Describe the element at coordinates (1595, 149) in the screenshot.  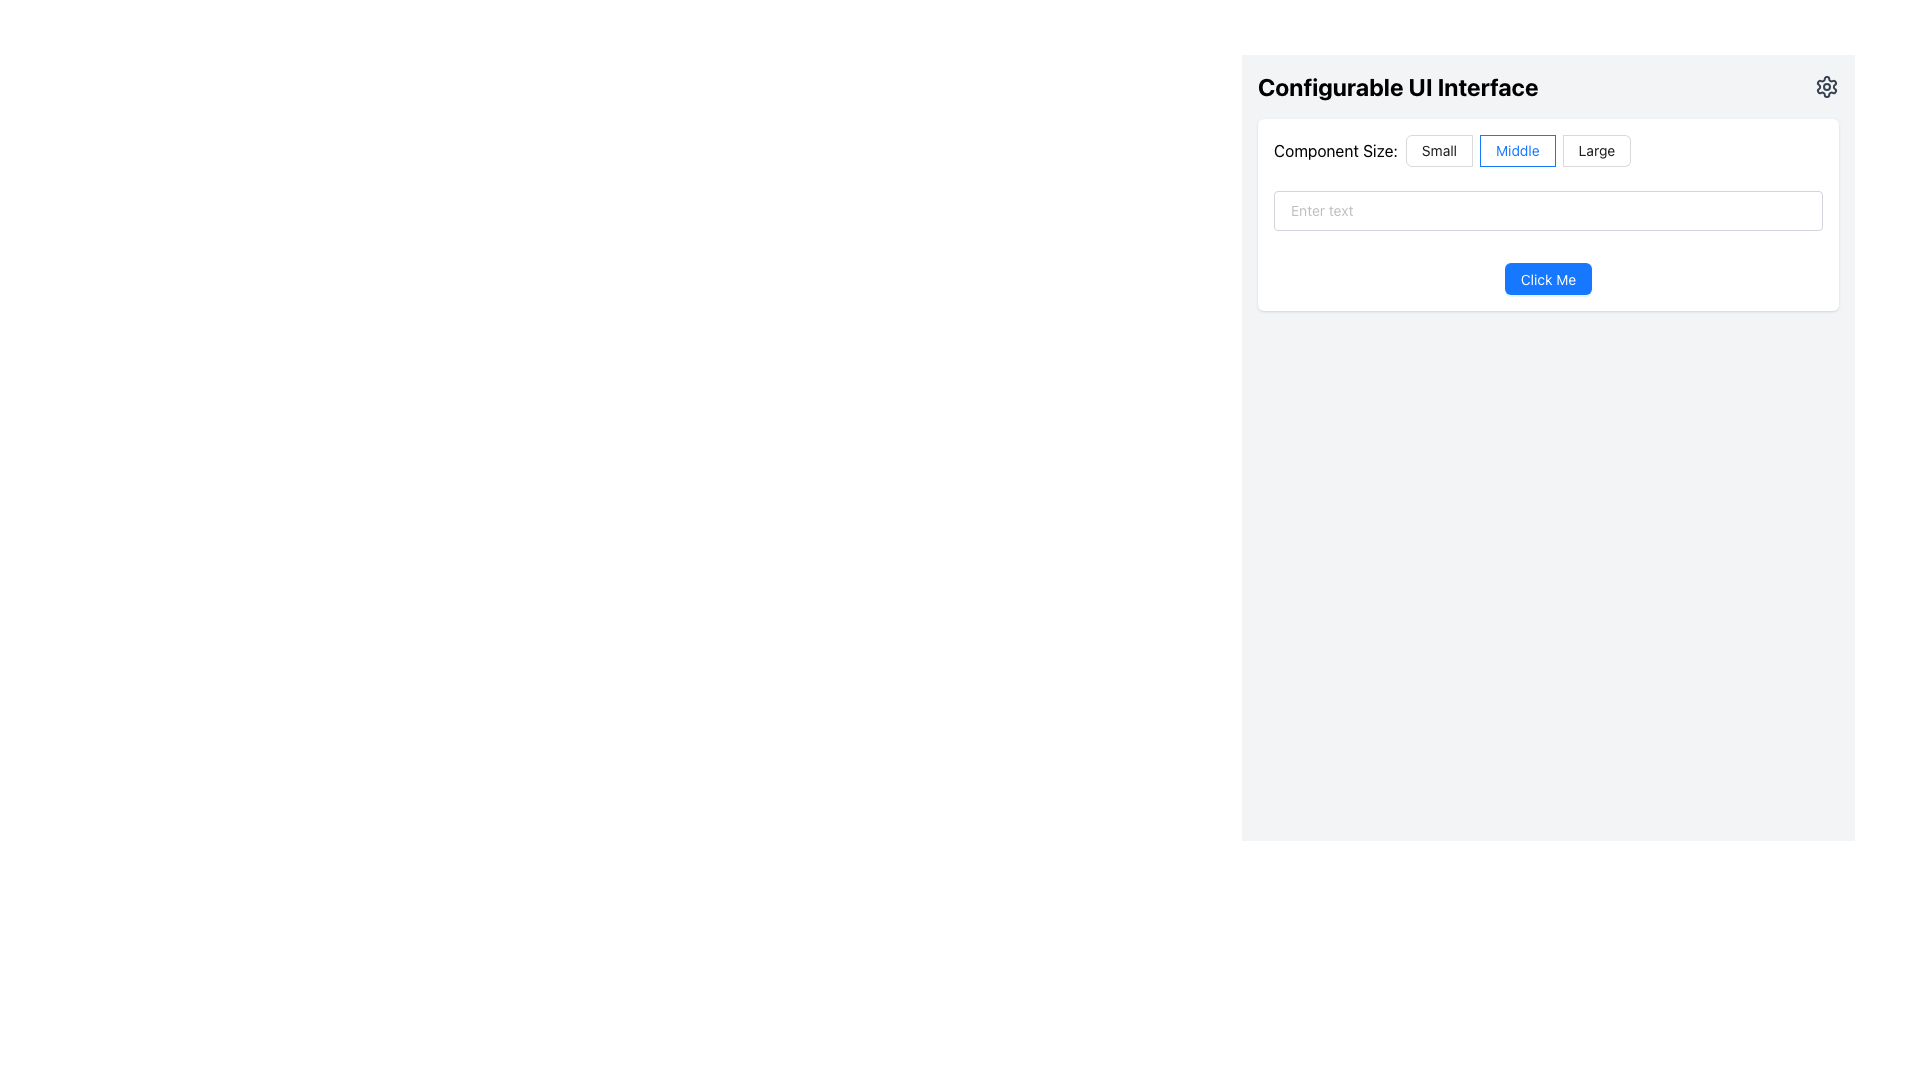
I see `the 'Large' size radio button label` at that location.